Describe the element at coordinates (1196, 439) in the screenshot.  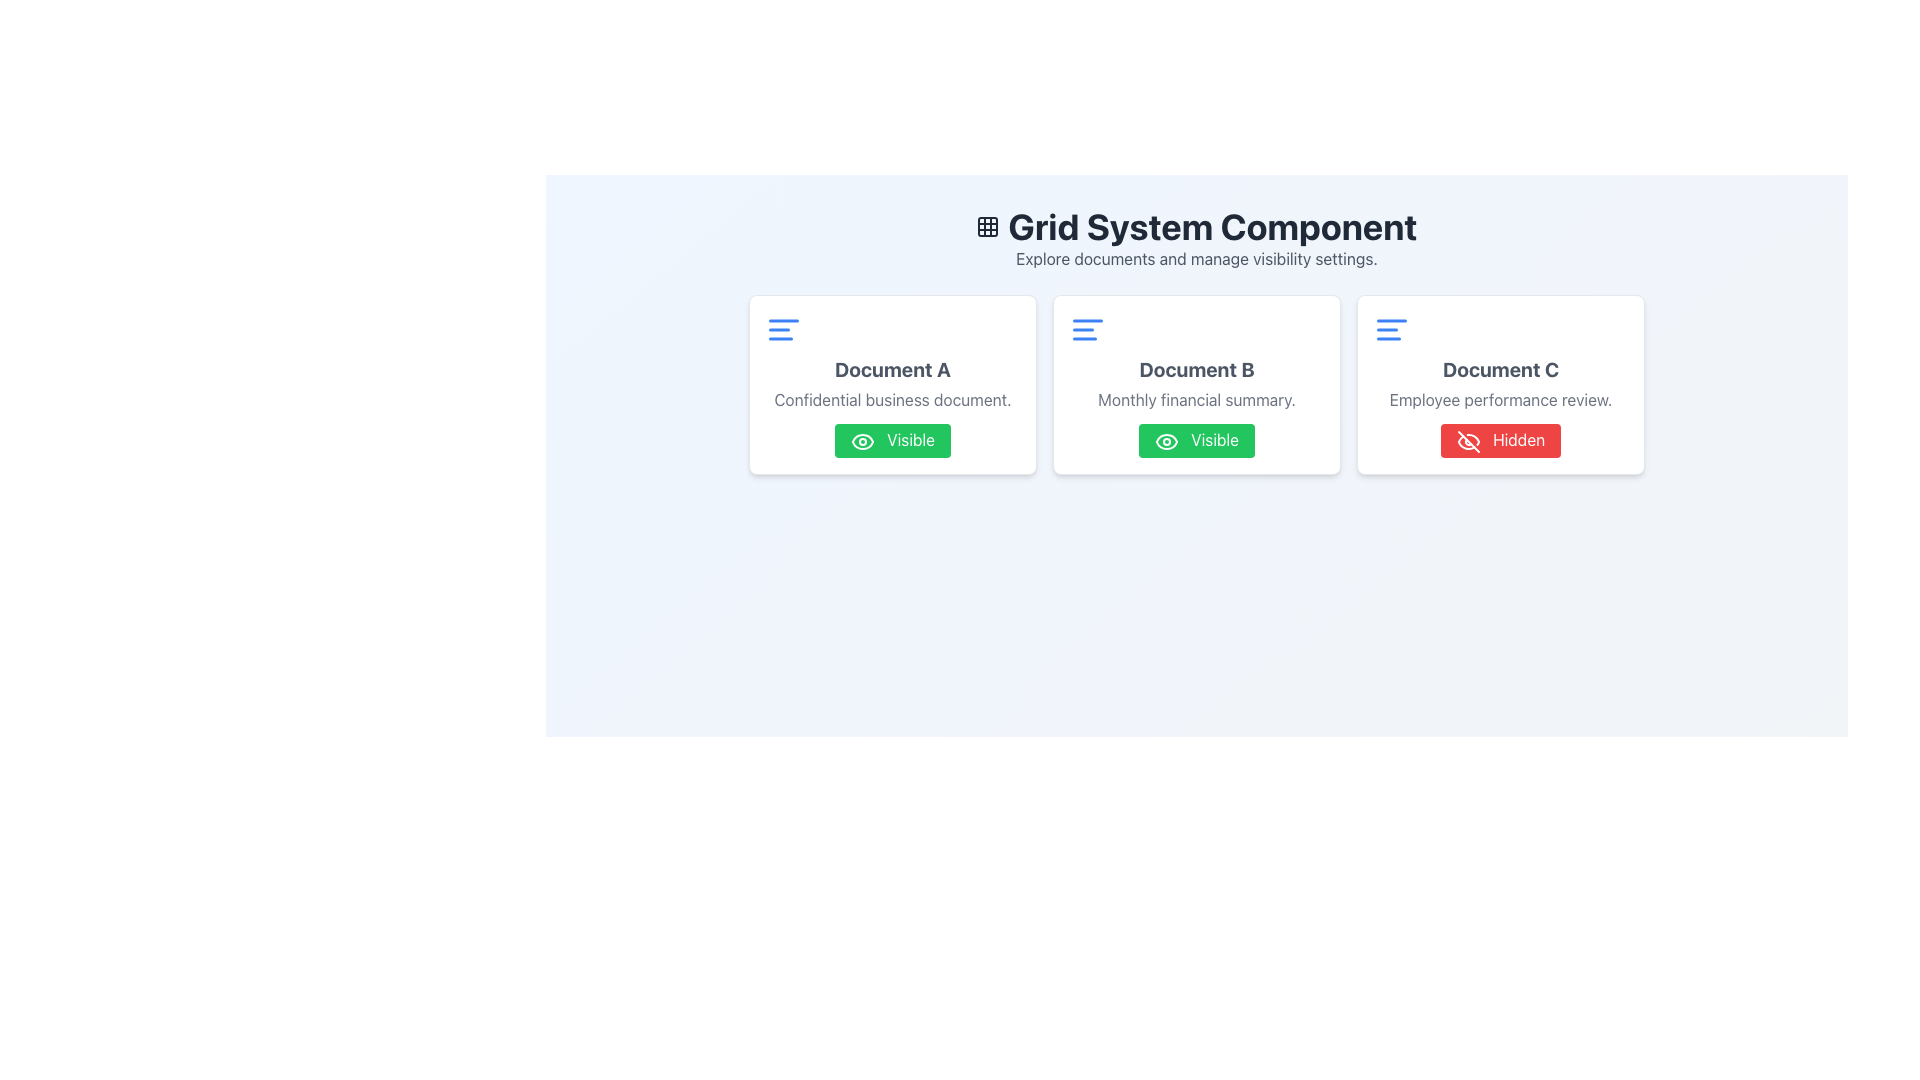
I see `the green button labeled 'Visible' with an eye icon to interact` at that location.